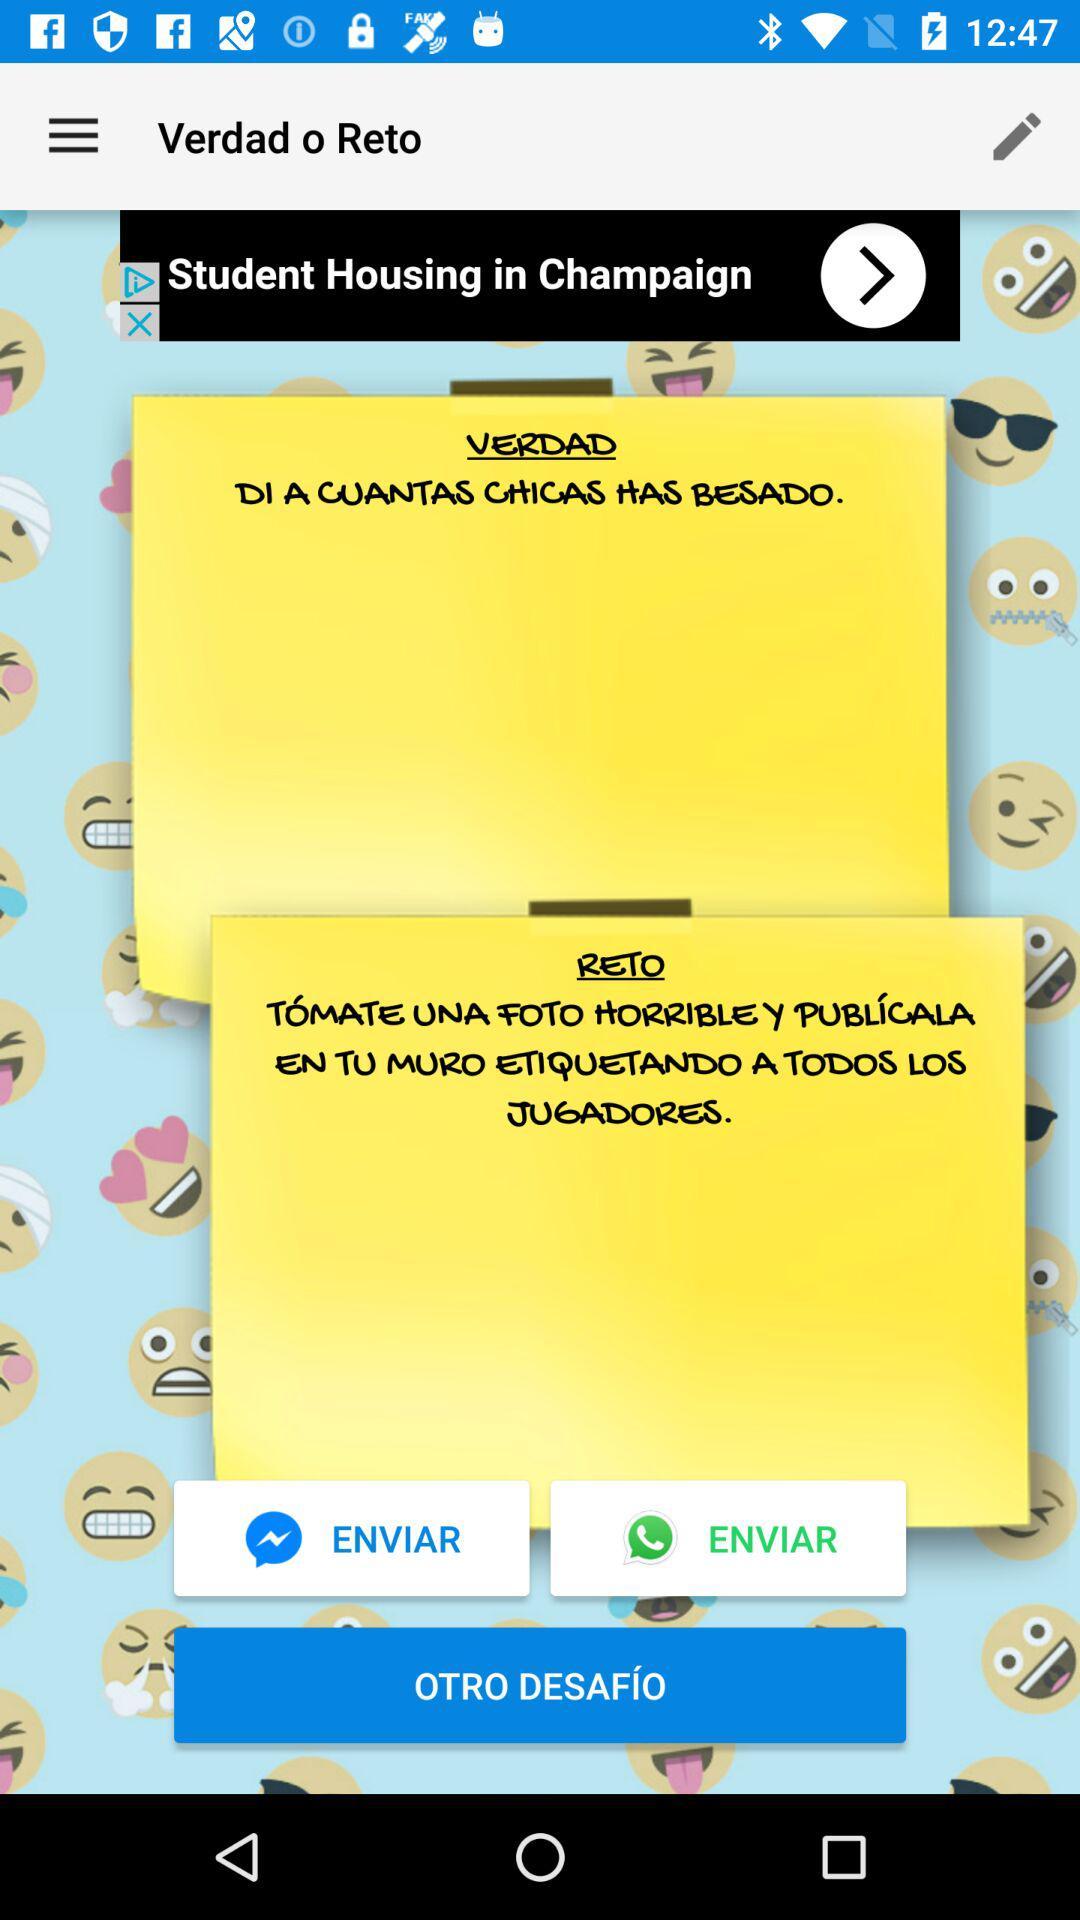 The height and width of the screenshot is (1920, 1080). Describe the element at coordinates (540, 274) in the screenshot. I see `open advertisement` at that location.